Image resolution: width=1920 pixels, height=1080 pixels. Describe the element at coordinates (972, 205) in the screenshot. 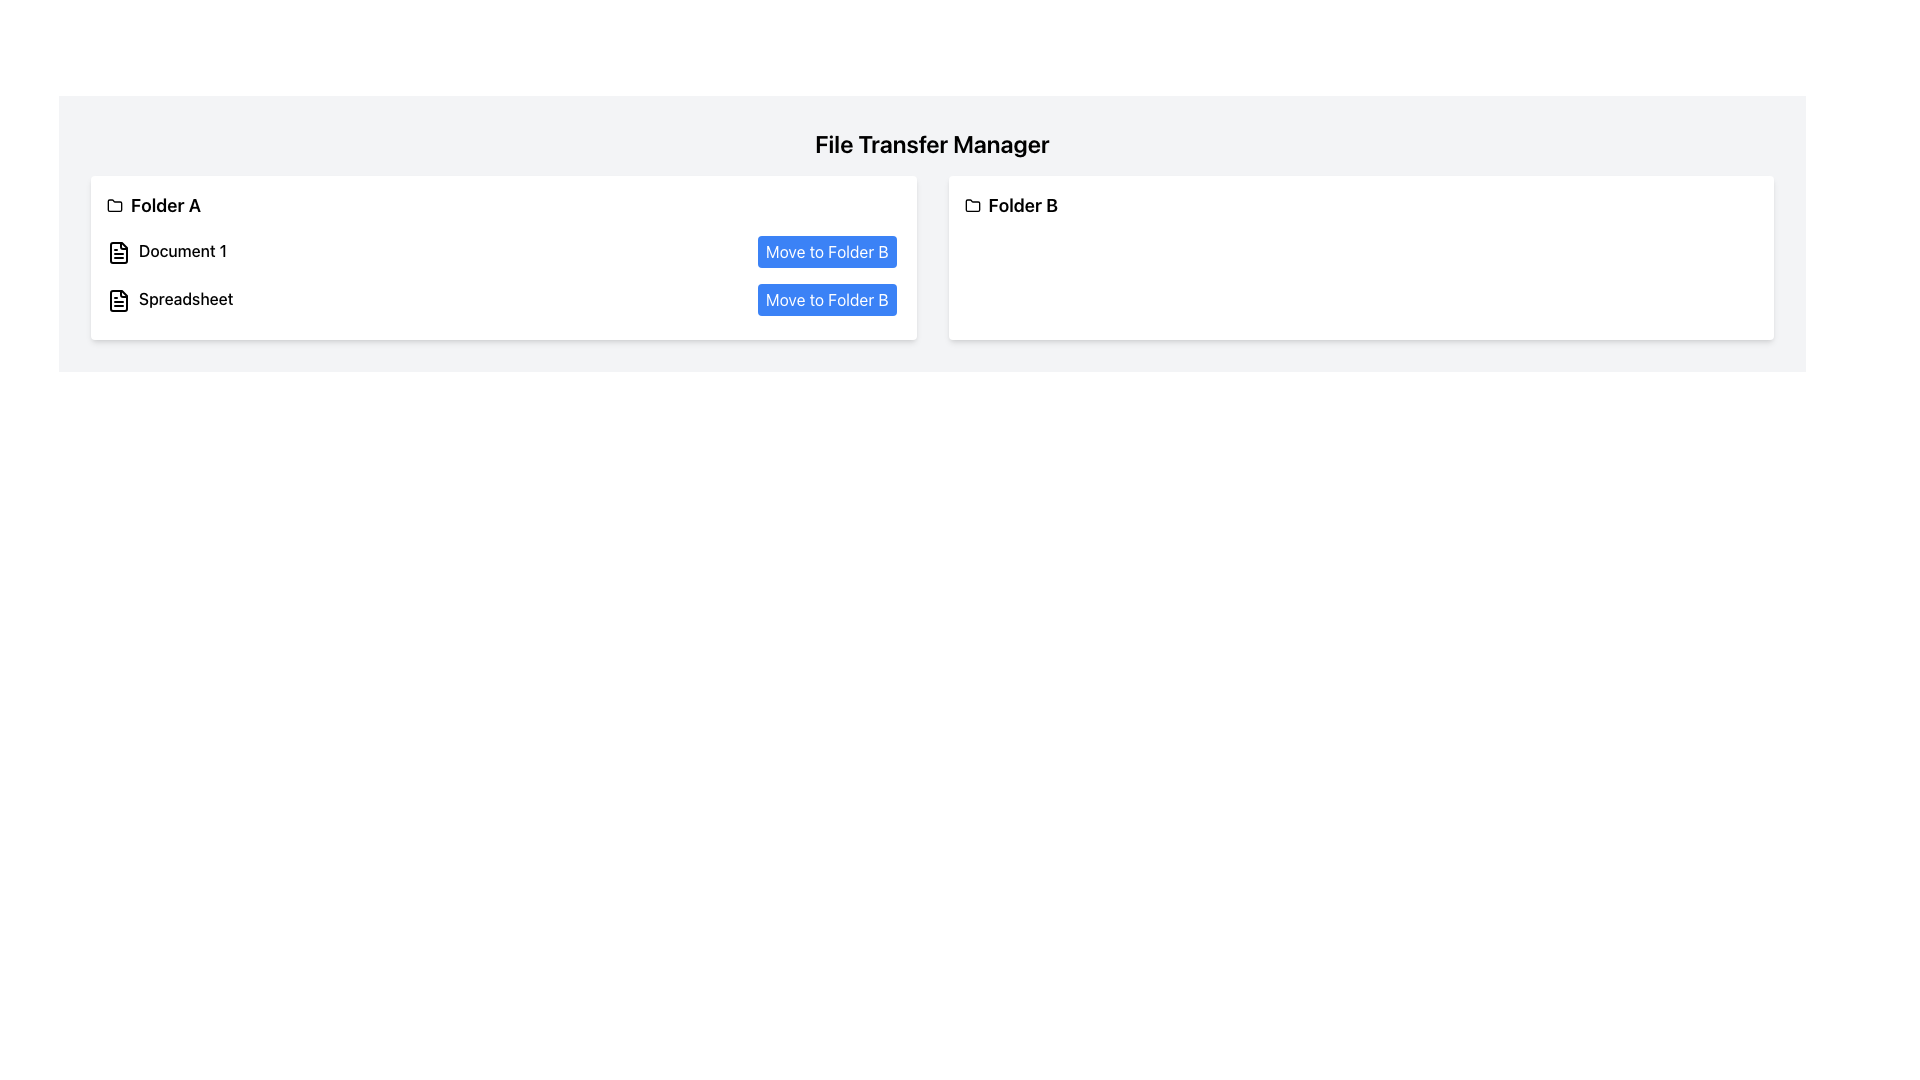

I see `the folder icon associated with the label 'Folder B', which is positioned directly to the left of the text in the right section of the interface` at that location.